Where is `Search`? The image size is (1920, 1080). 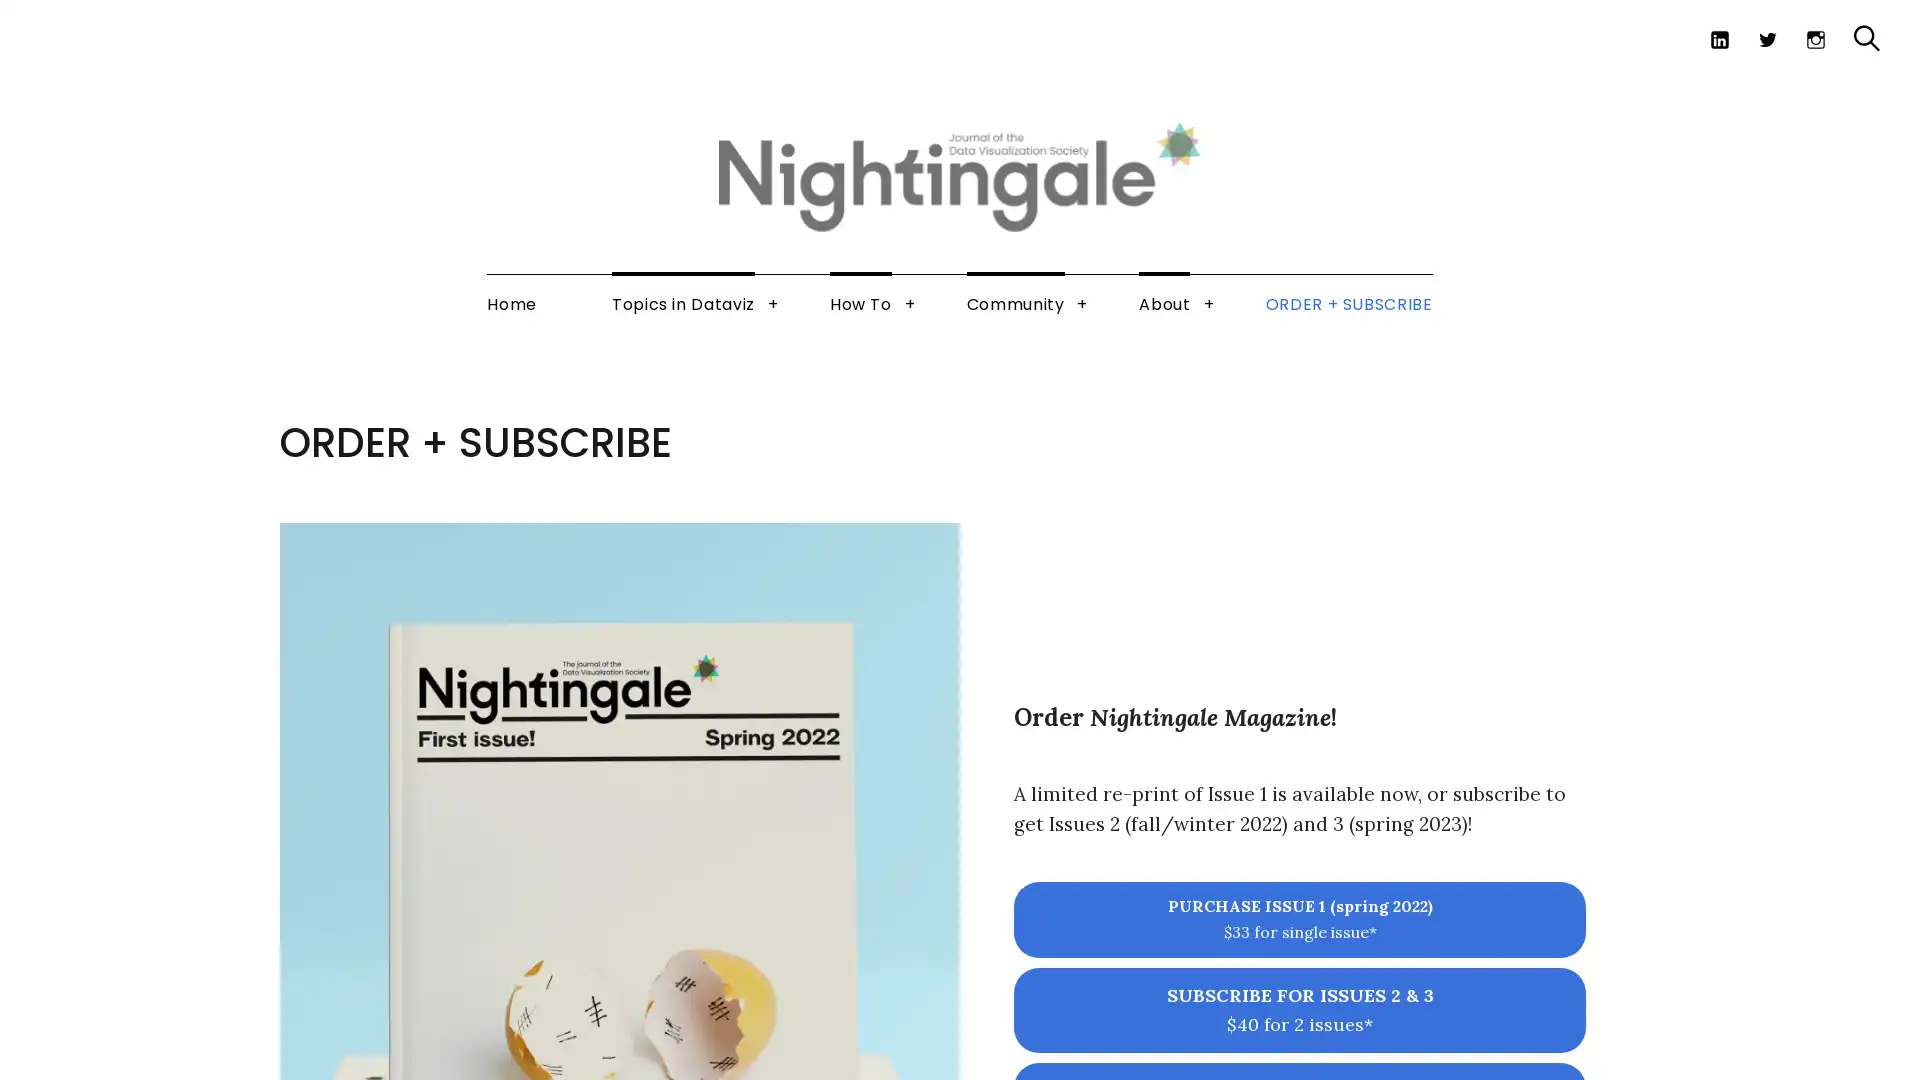 Search is located at coordinates (1866, 38).